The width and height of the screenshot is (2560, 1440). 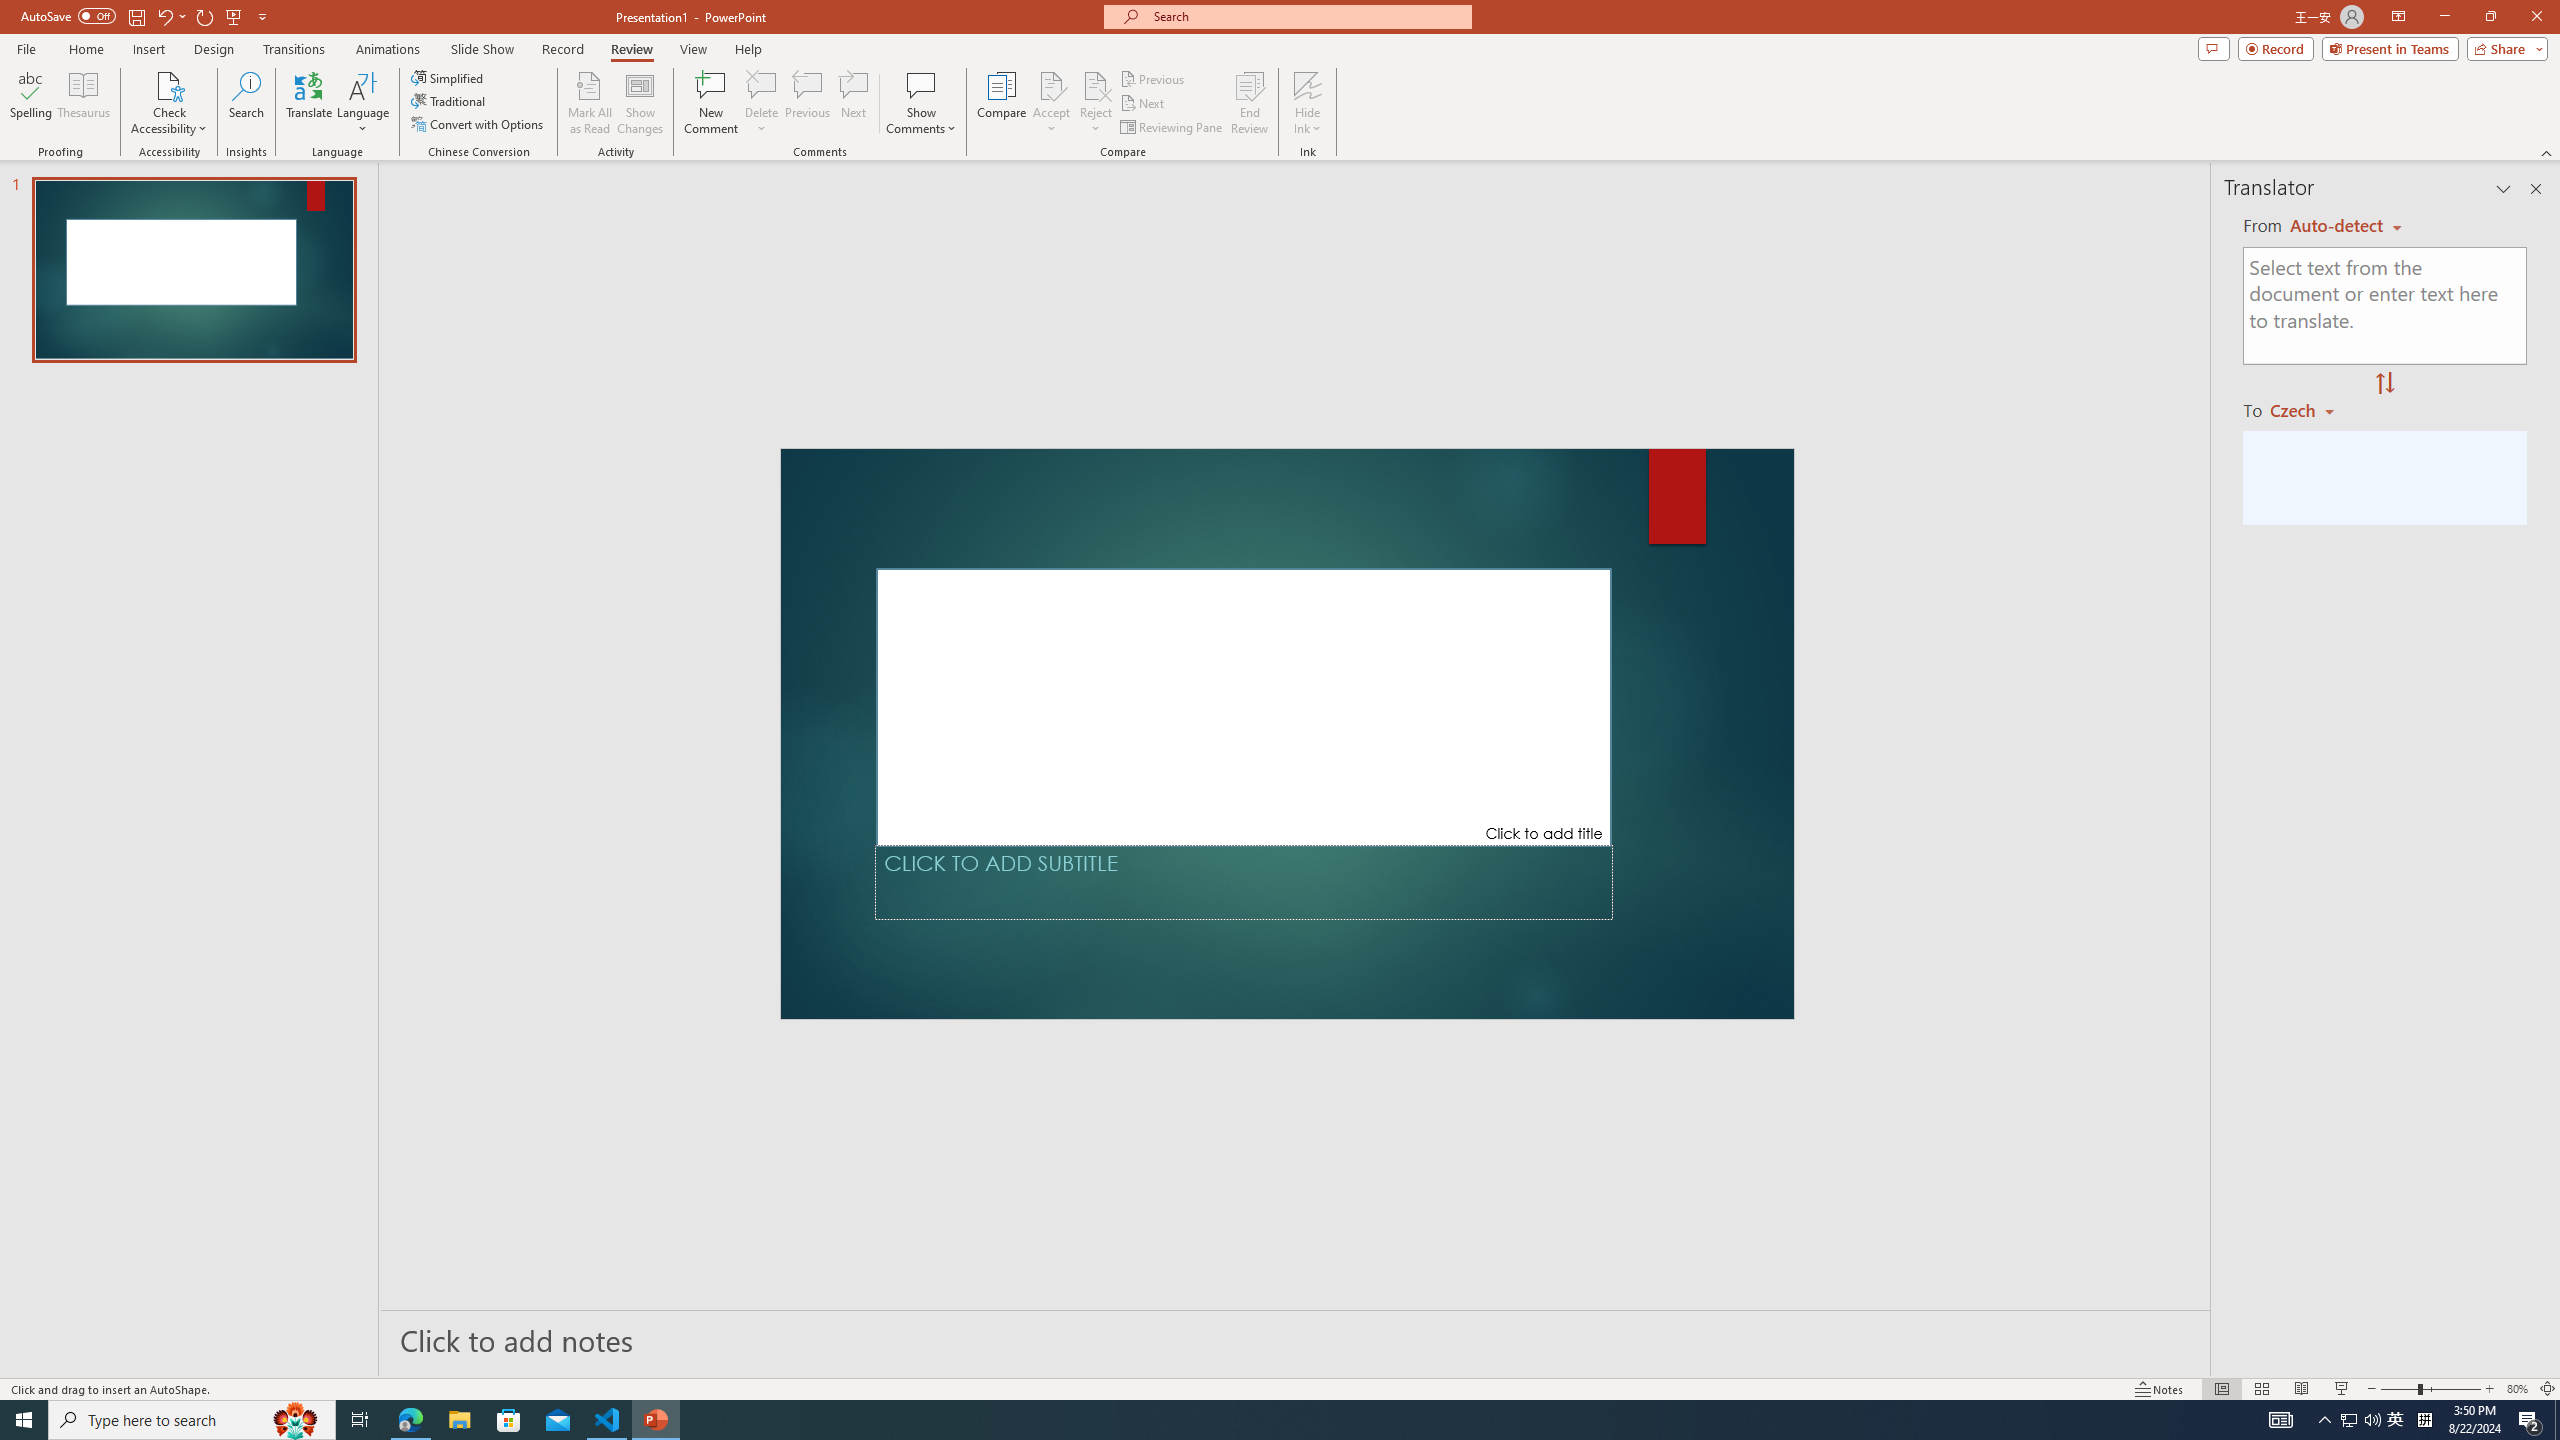 I want to click on 'Swap "from" and "to" languages.', so click(x=2384, y=383).